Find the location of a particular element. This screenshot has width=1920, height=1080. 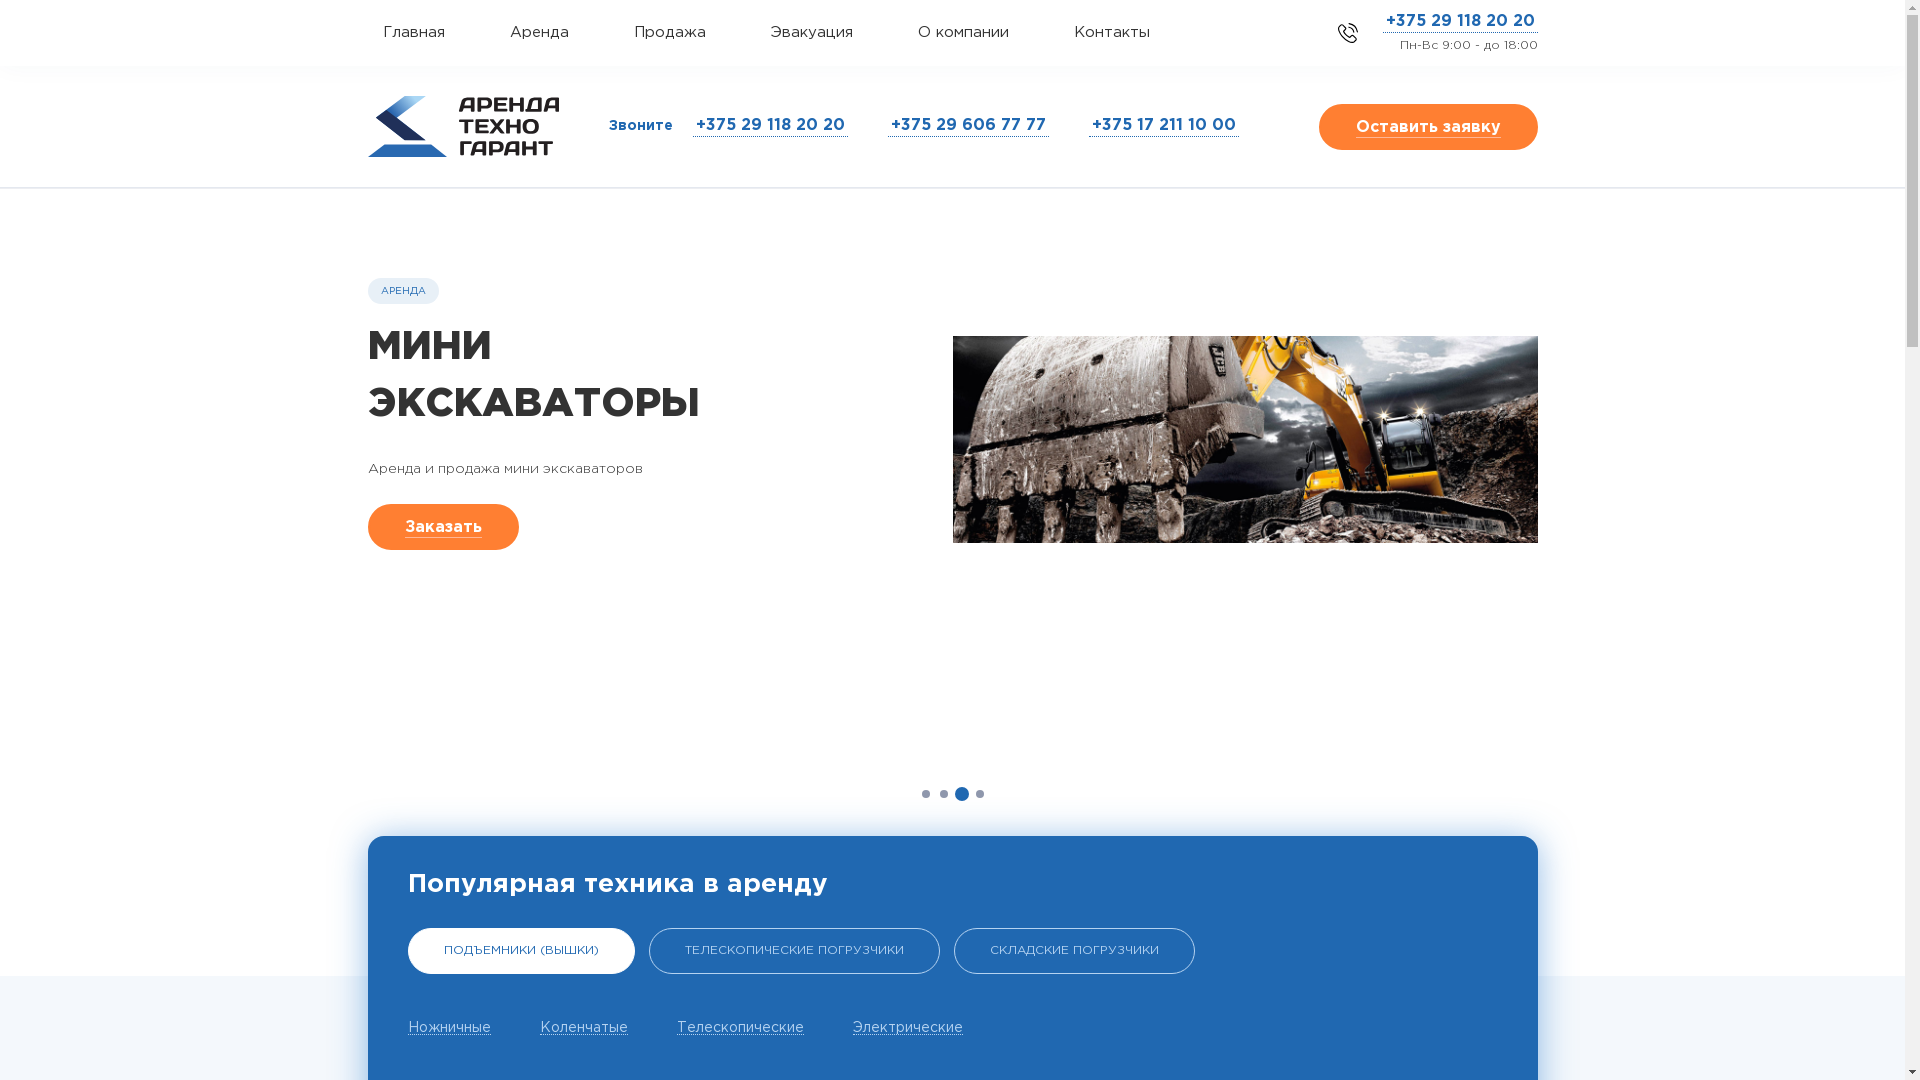

'+375 29 606 77 77' is located at coordinates (968, 126).